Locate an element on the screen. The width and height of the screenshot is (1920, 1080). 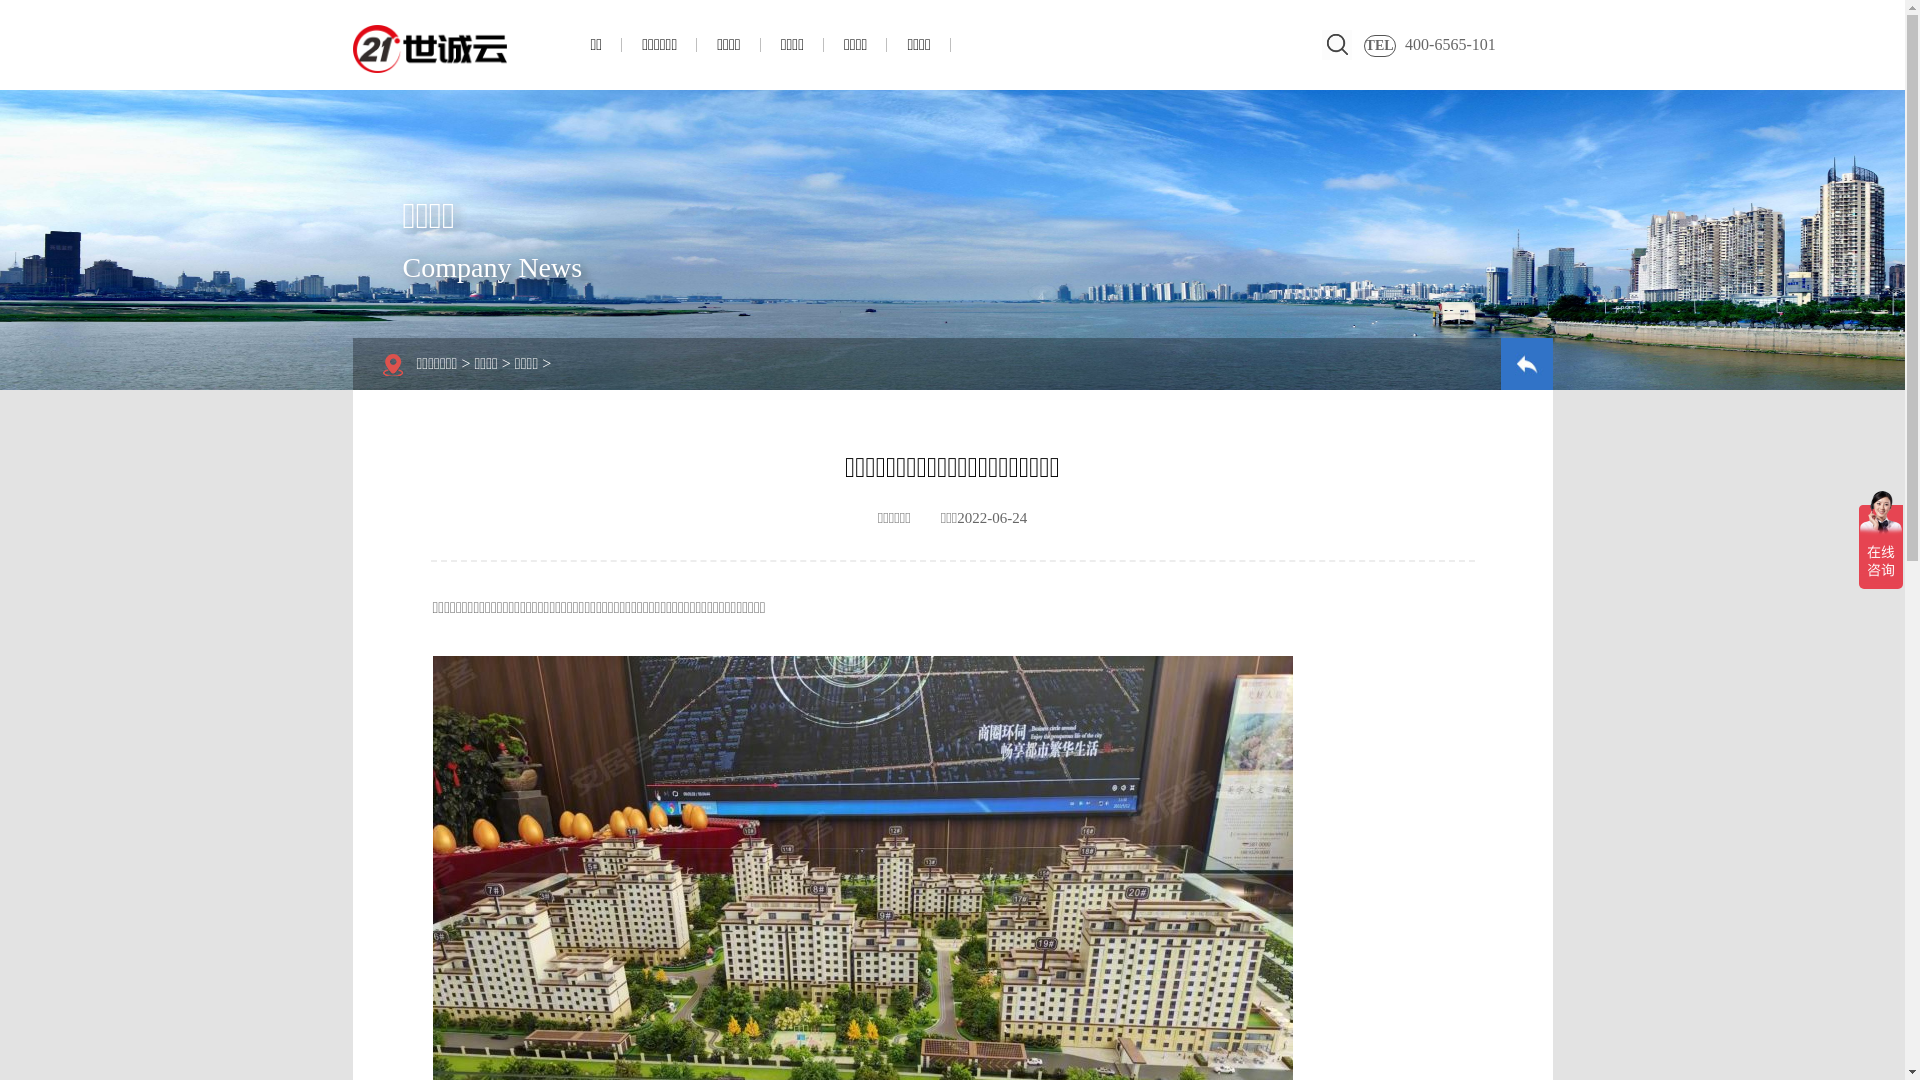
'TEL' is located at coordinates (1379, 45).